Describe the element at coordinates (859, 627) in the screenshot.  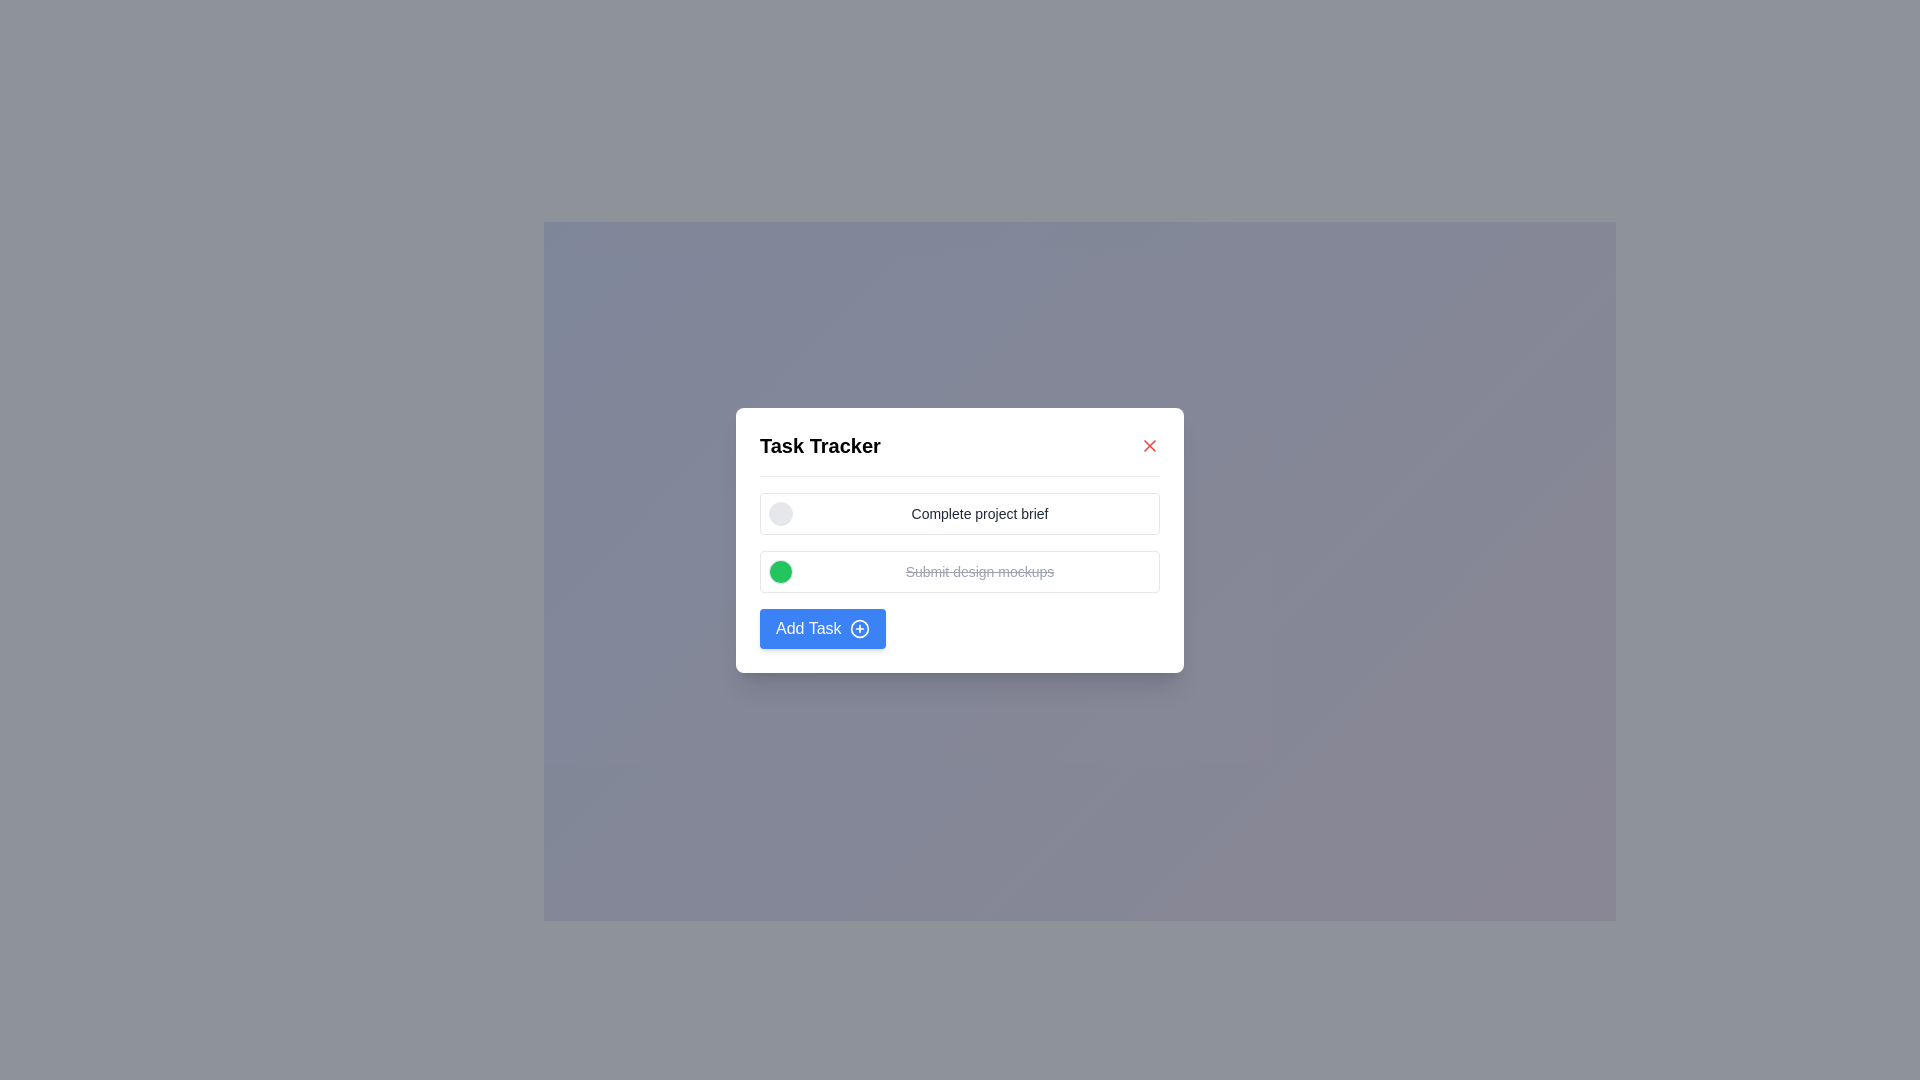
I see `the 'Add Task' icon, which is visually represented by a combination of circular and linear components, centrally located on the blue background of the button` at that location.